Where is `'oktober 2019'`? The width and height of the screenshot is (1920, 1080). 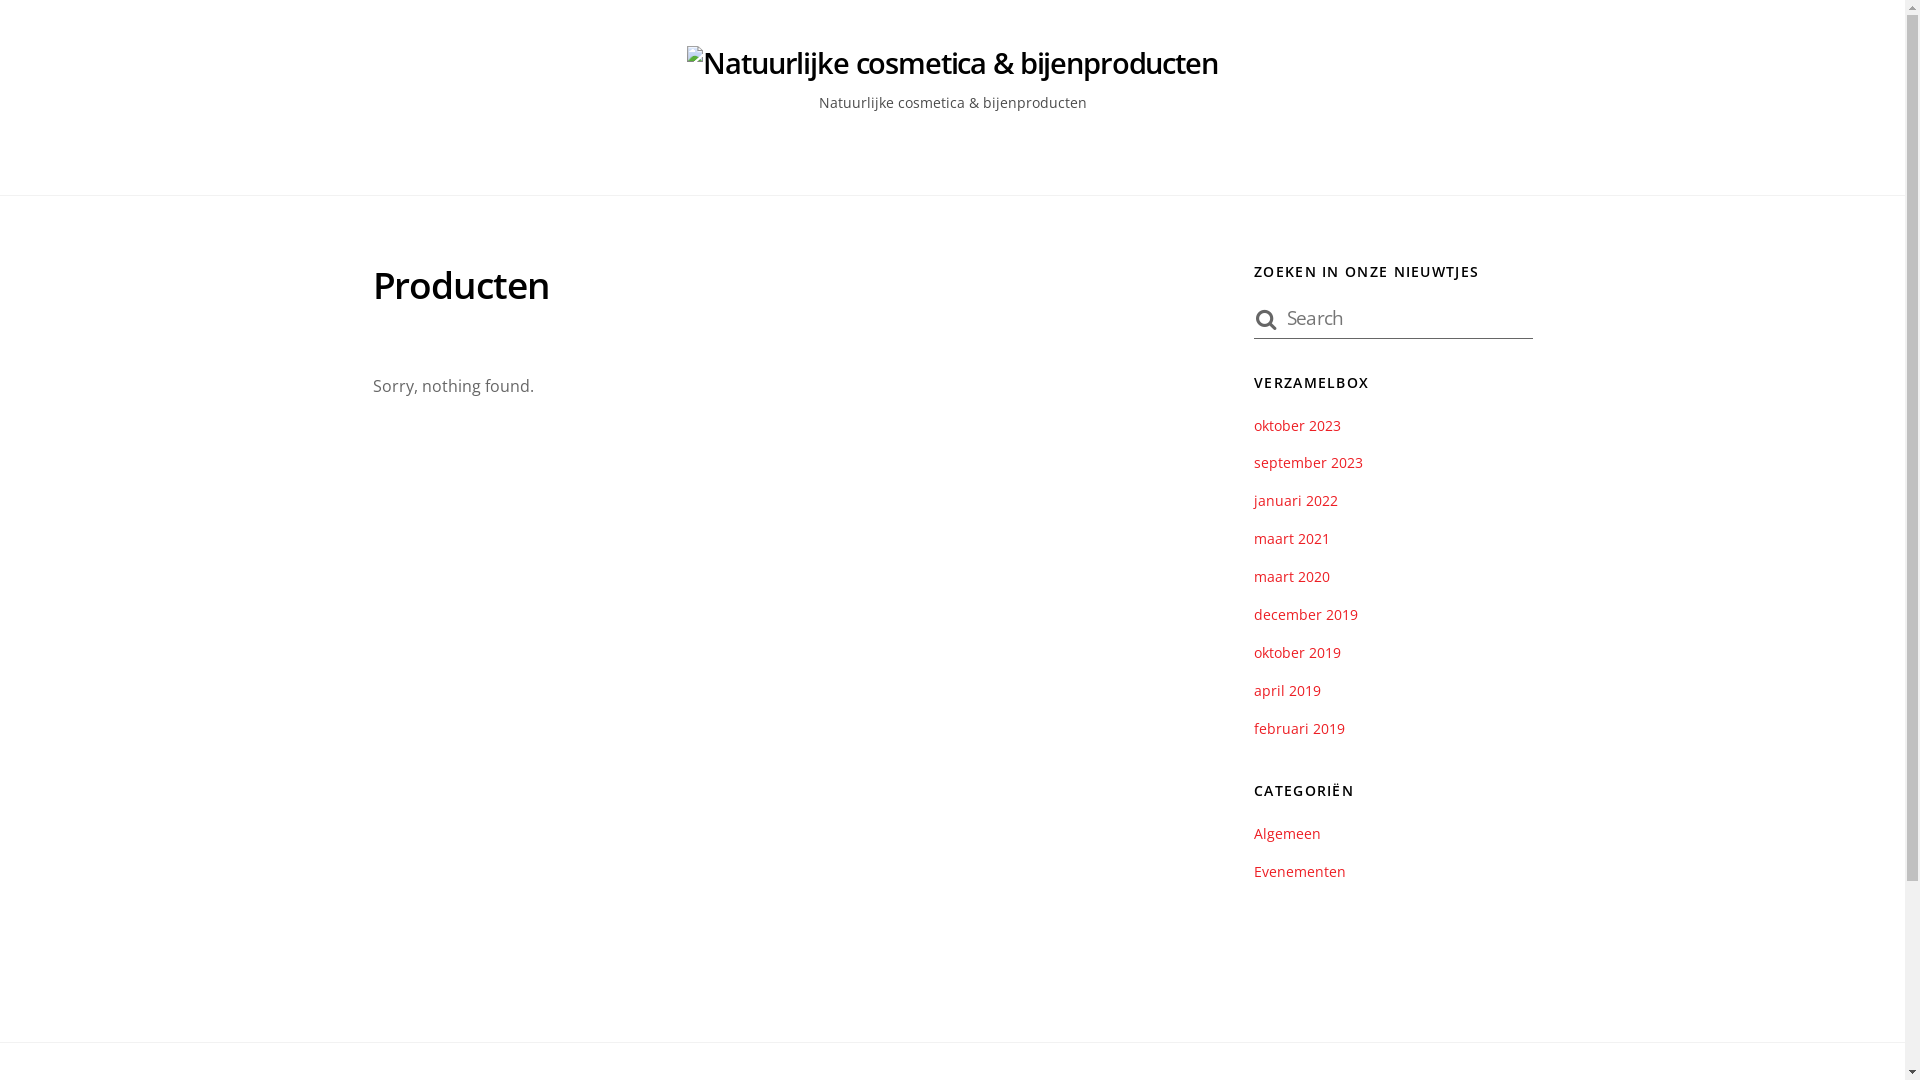 'oktober 2019' is located at coordinates (1297, 652).